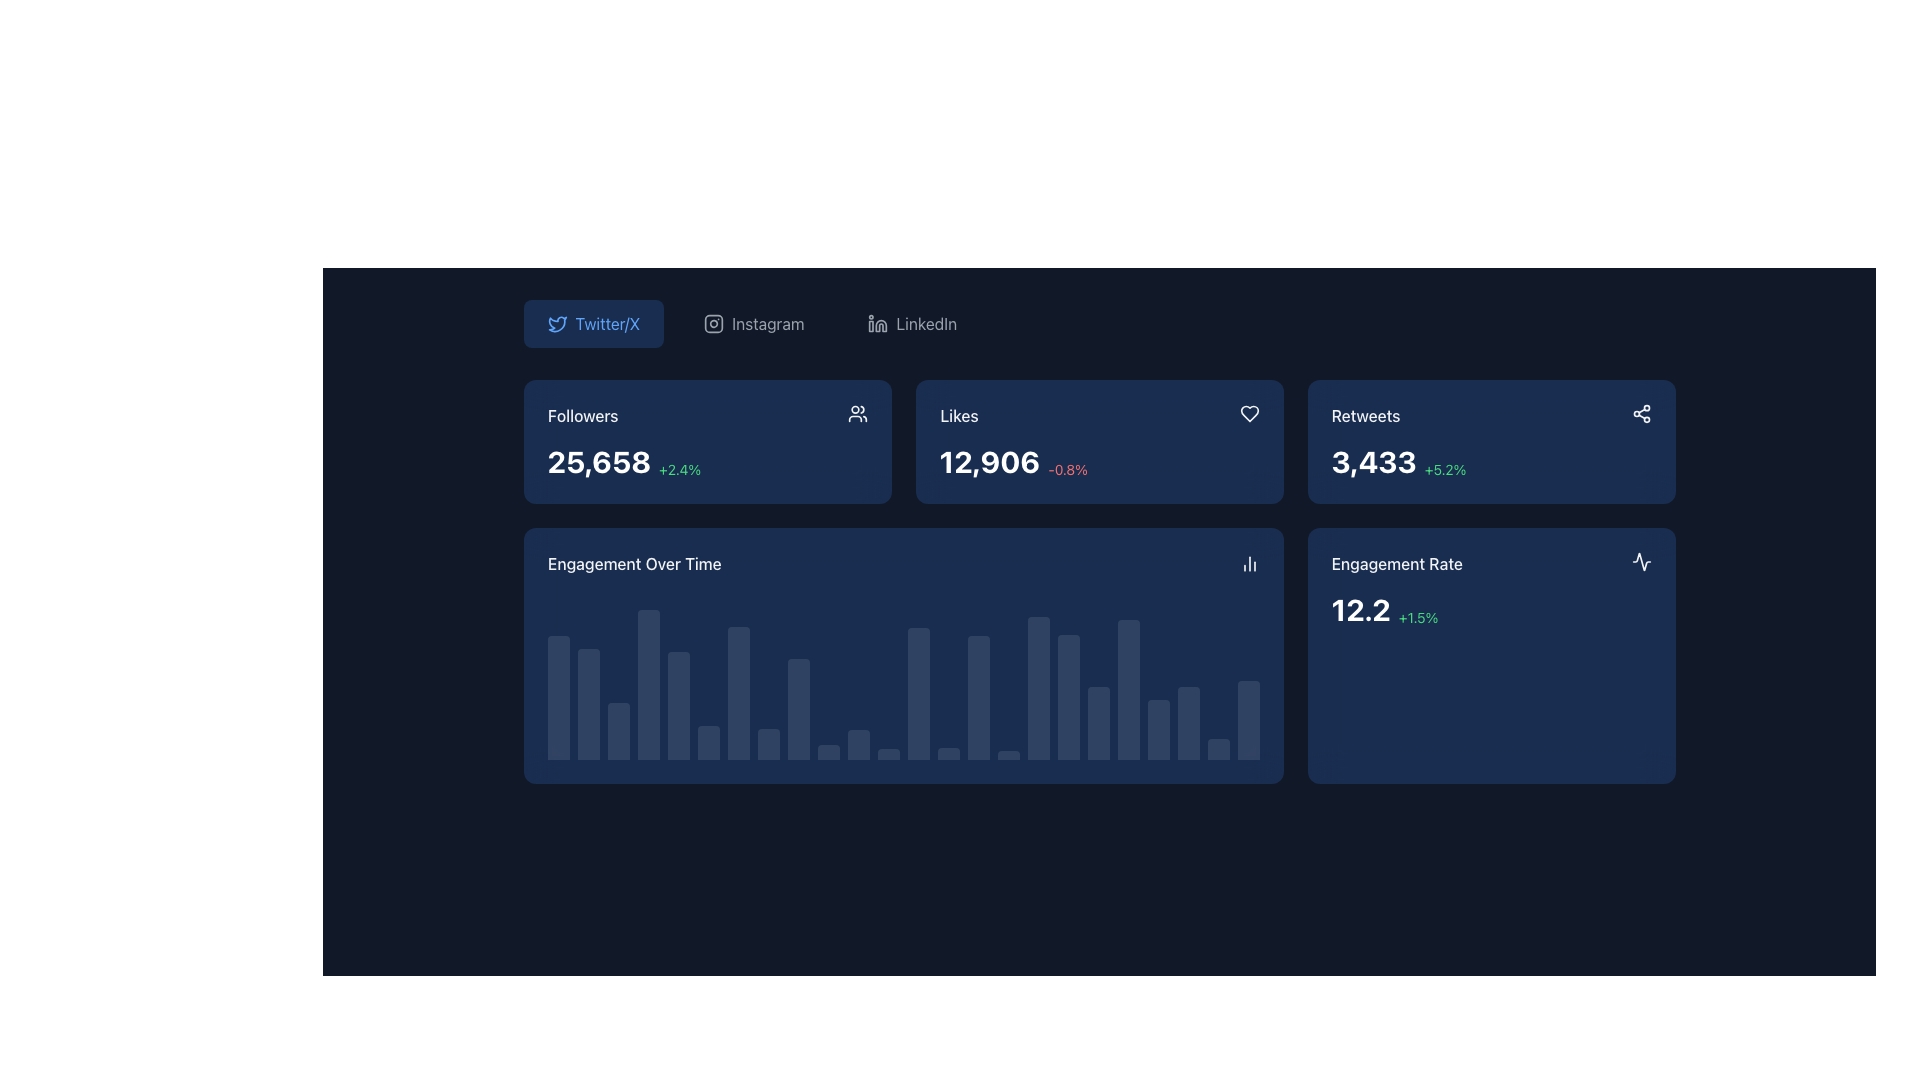 Image resolution: width=1920 pixels, height=1080 pixels. What do you see at coordinates (1491, 462) in the screenshot?
I see `information displayed in the 'Retweets' panel, which shows the count of retweets and the percentage change in retweets over time` at bounding box center [1491, 462].